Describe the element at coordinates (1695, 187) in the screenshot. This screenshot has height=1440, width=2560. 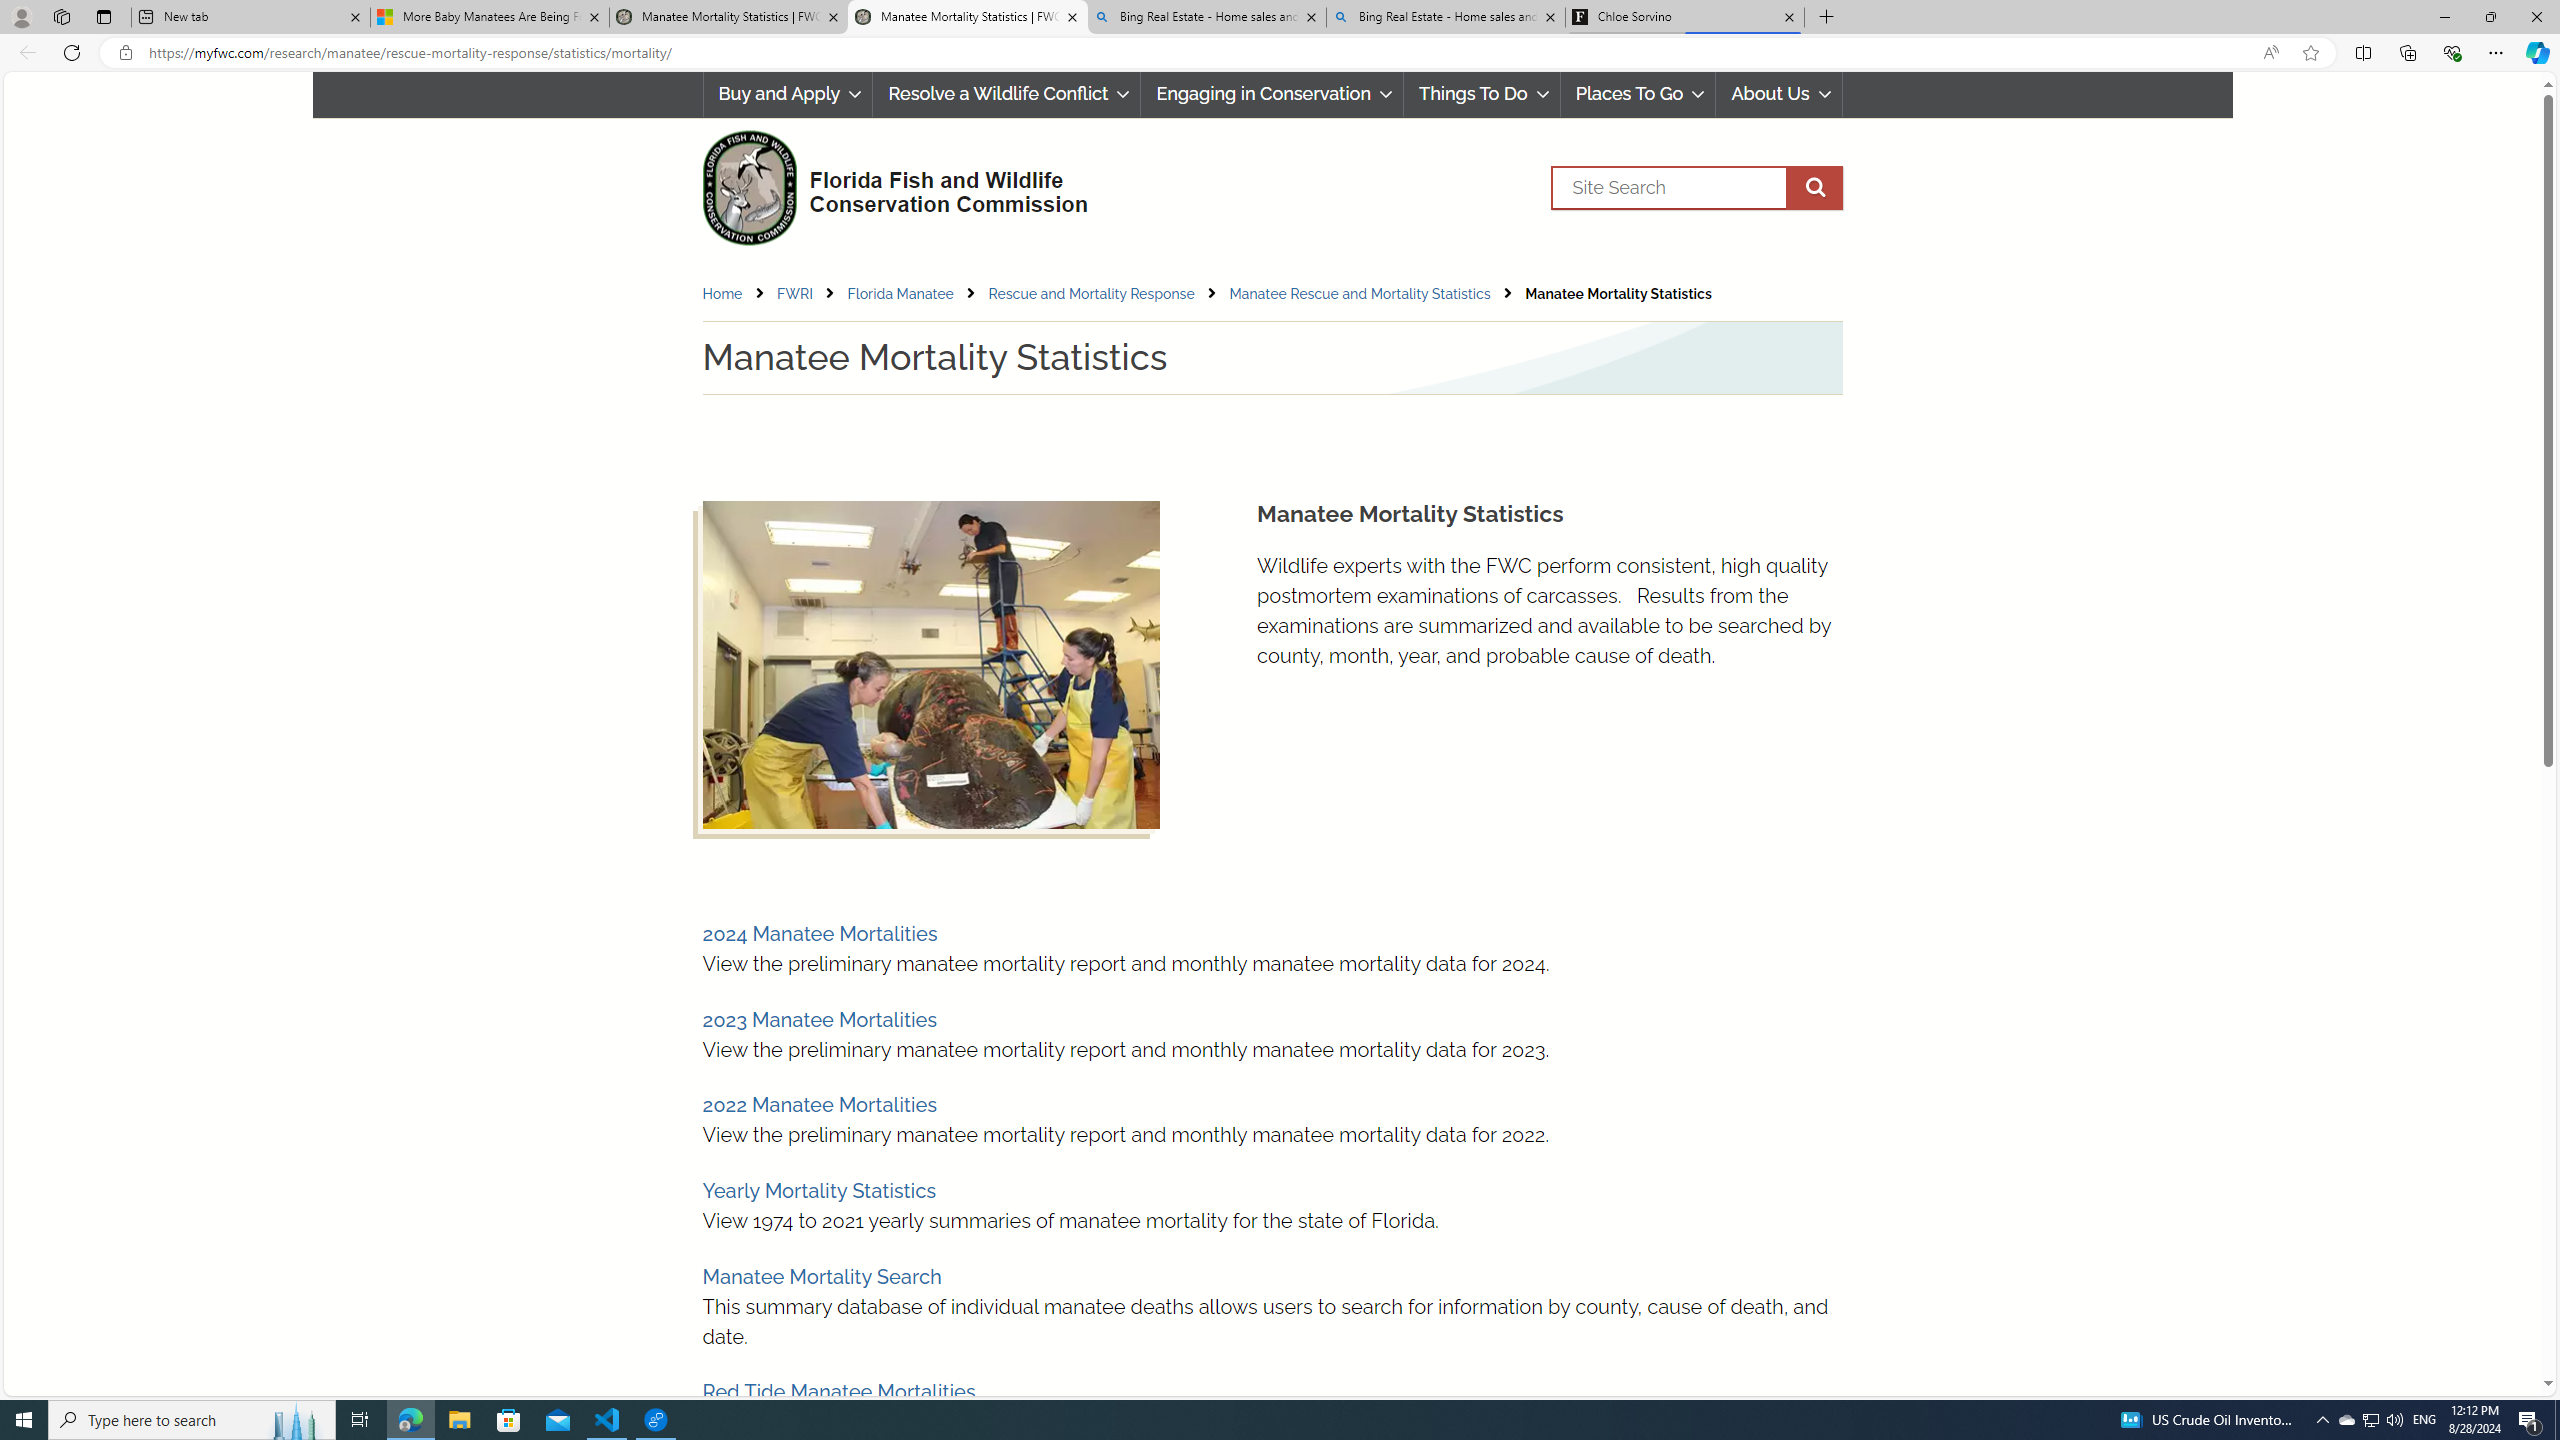
I see `'Search'` at that location.